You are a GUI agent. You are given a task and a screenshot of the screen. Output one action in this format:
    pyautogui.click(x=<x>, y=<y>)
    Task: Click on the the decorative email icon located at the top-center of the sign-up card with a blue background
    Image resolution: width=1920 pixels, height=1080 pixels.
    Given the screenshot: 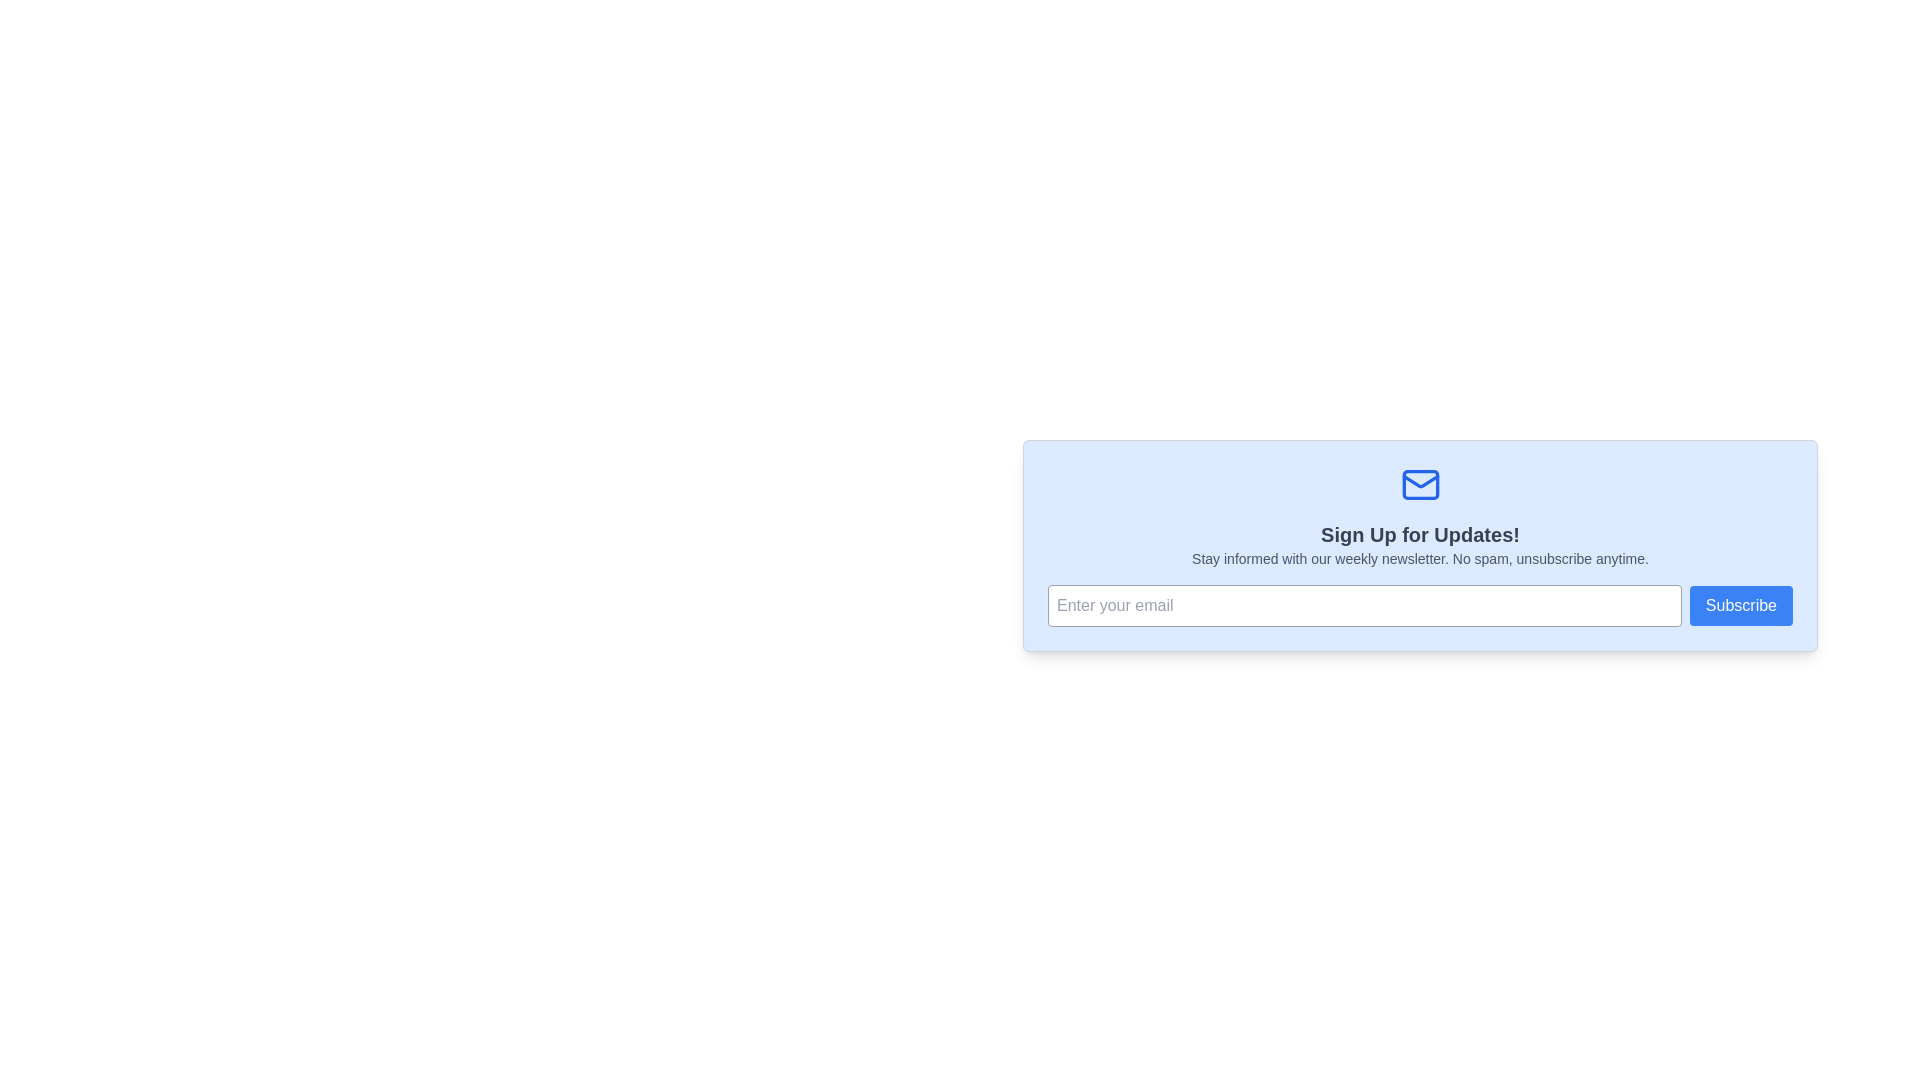 What is the action you would take?
    pyautogui.click(x=1419, y=485)
    